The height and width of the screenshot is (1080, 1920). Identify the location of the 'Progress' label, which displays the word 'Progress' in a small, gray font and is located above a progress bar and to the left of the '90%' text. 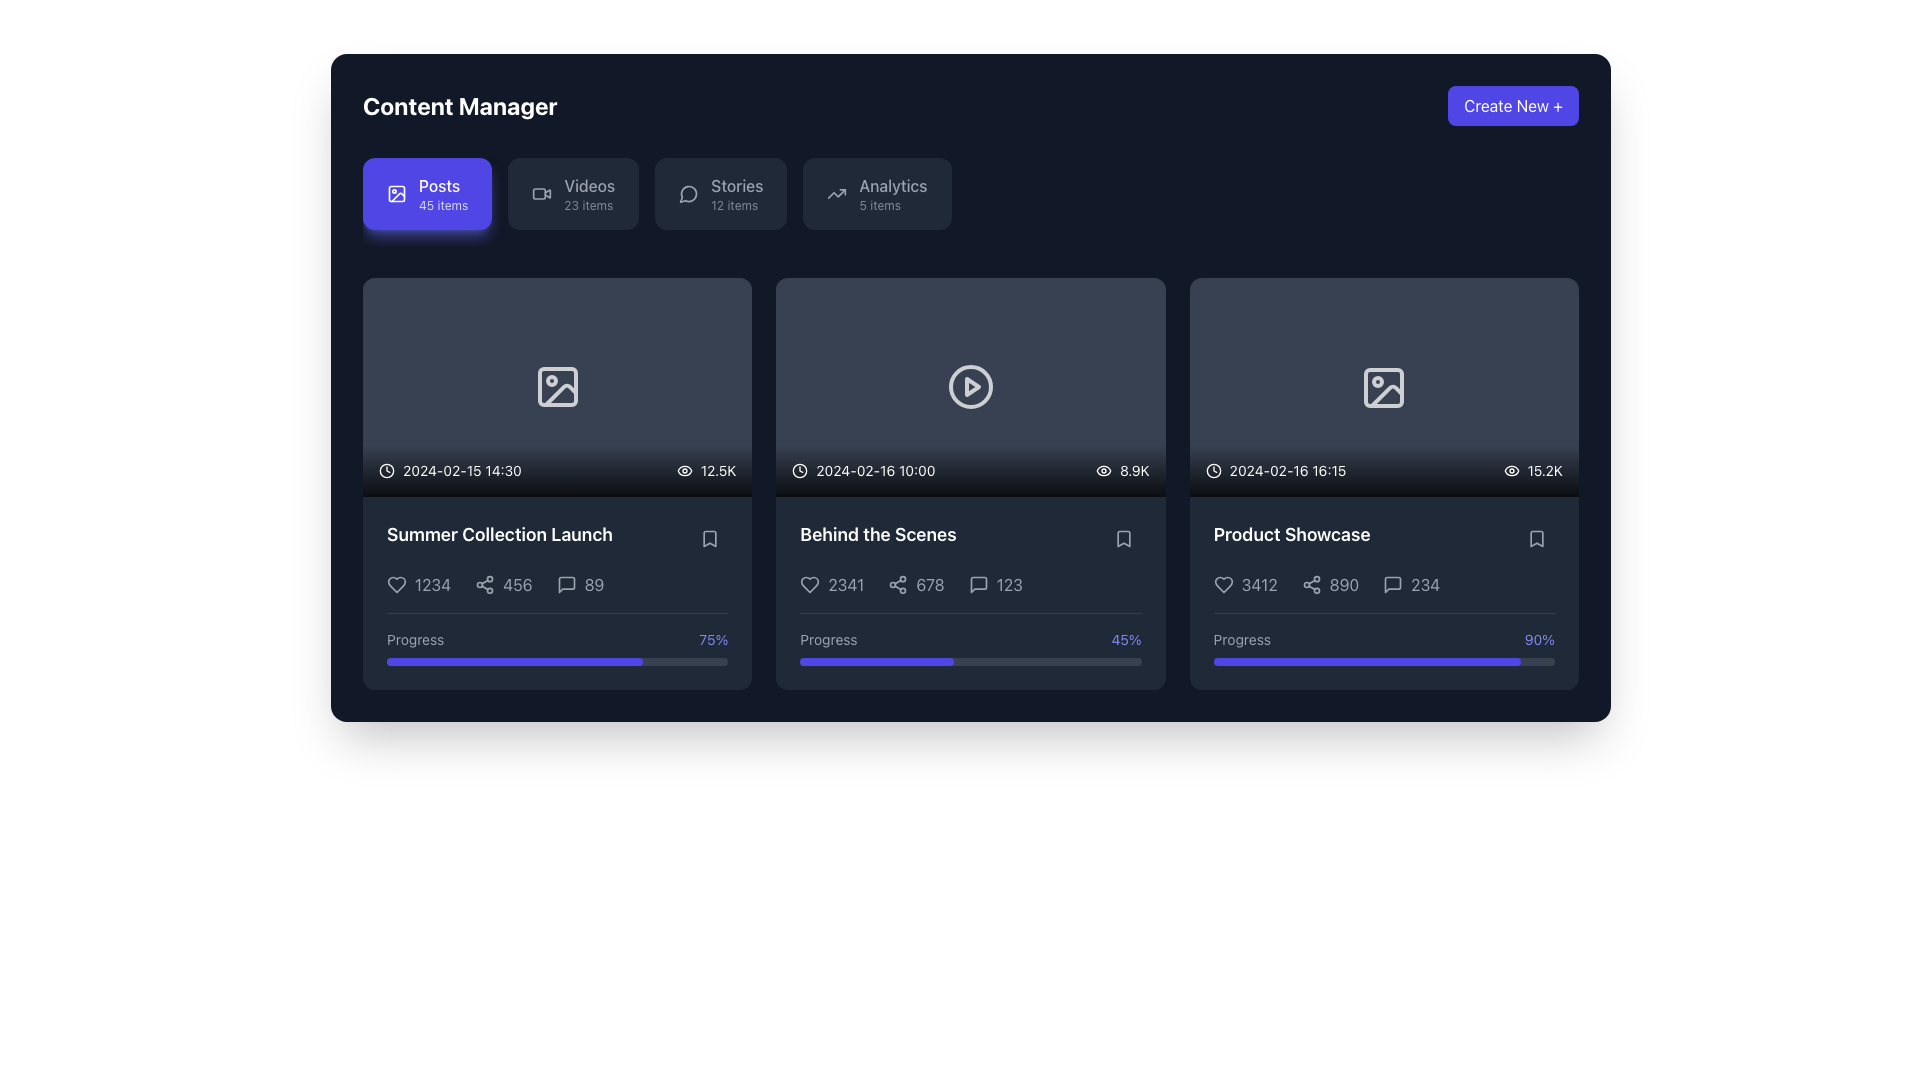
(1241, 640).